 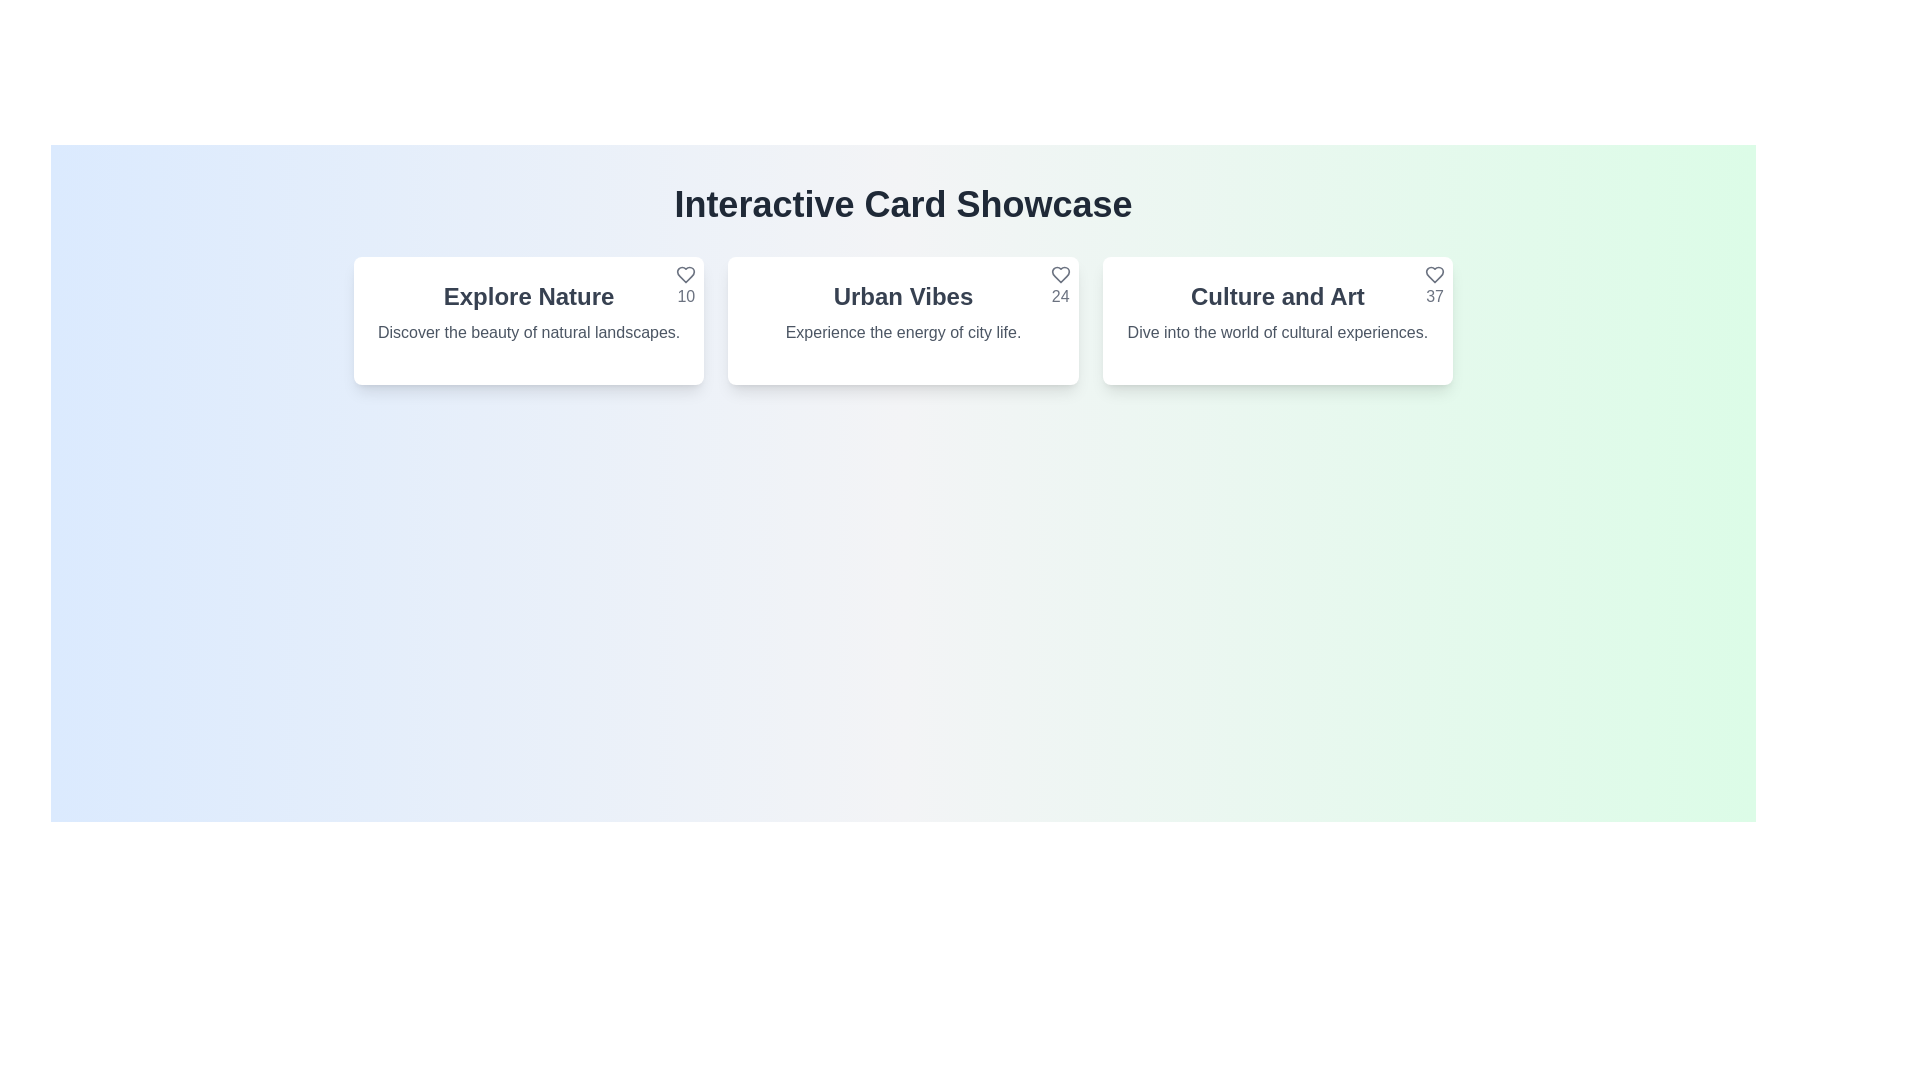 I want to click on the heart icon located in the top-right corner of the 'Explore Nature' card, so click(x=686, y=274).